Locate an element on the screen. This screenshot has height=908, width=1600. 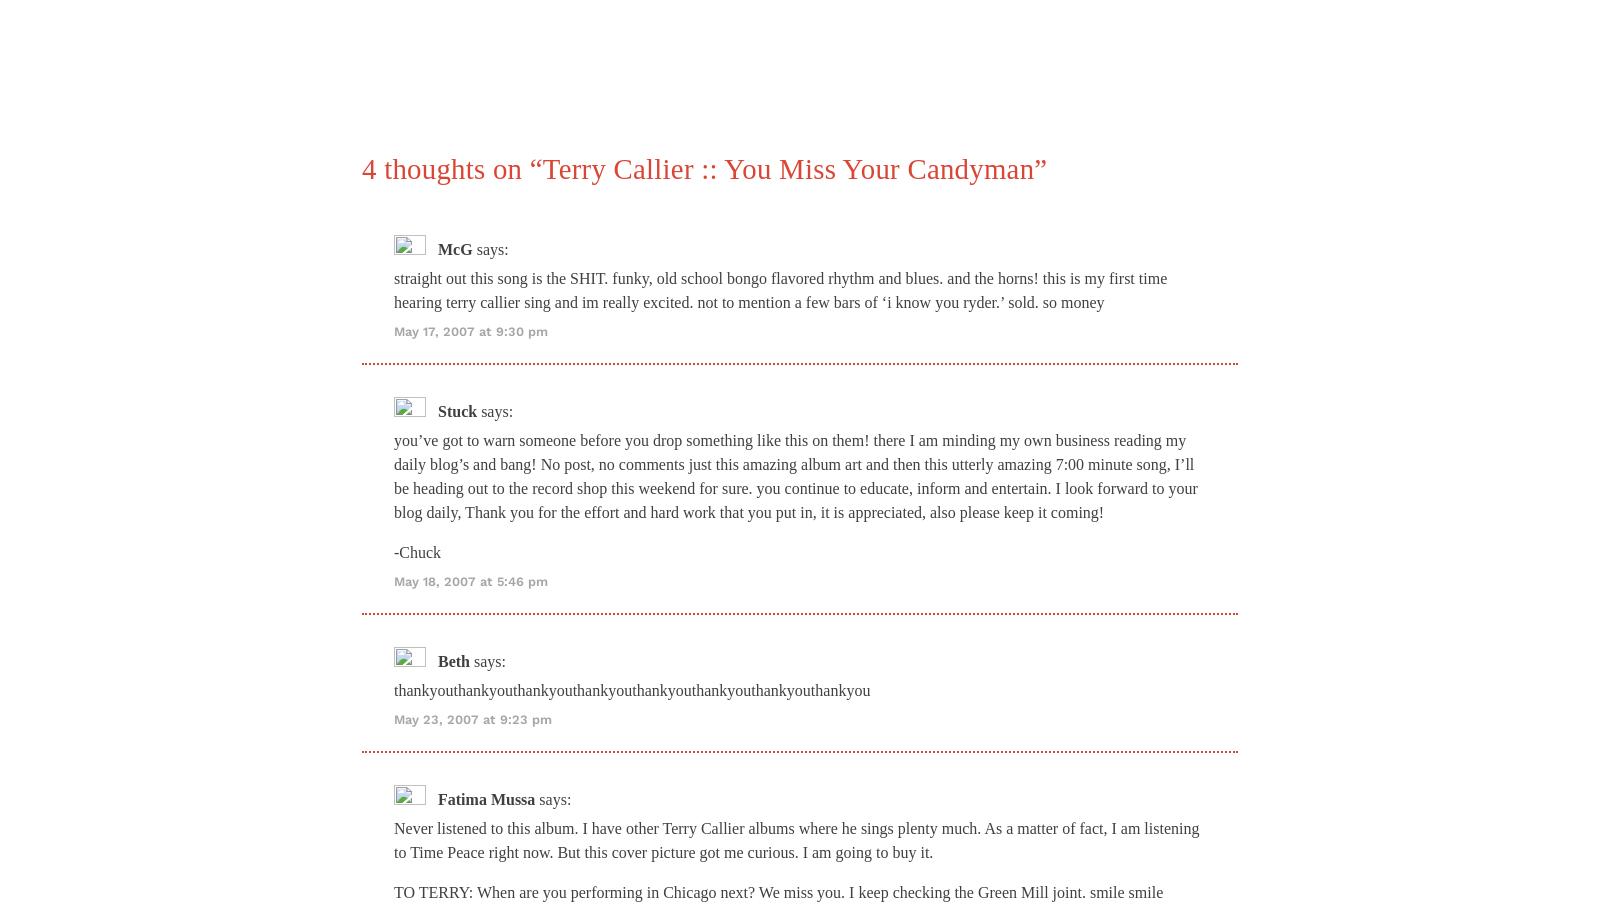
'Fatima Mussa' is located at coordinates (436, 798).